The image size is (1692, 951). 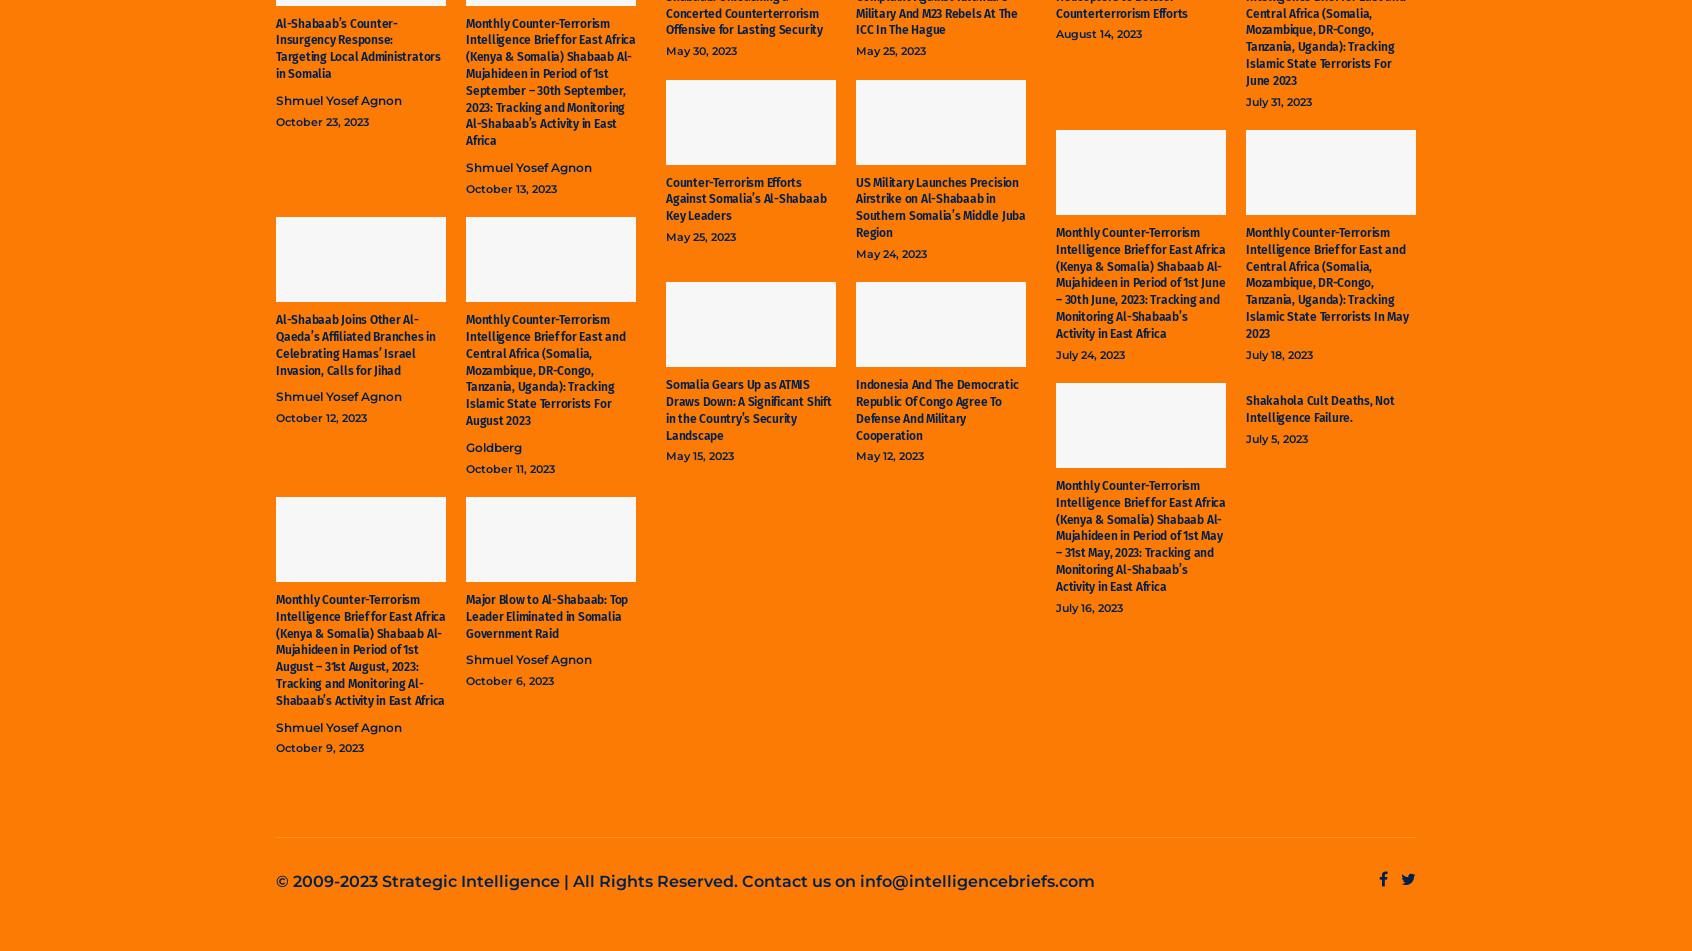 What do you see at coordinates (318, 746) in the screenshot?
I see `'October 9, 2023'` at bounding box center [318, 746].